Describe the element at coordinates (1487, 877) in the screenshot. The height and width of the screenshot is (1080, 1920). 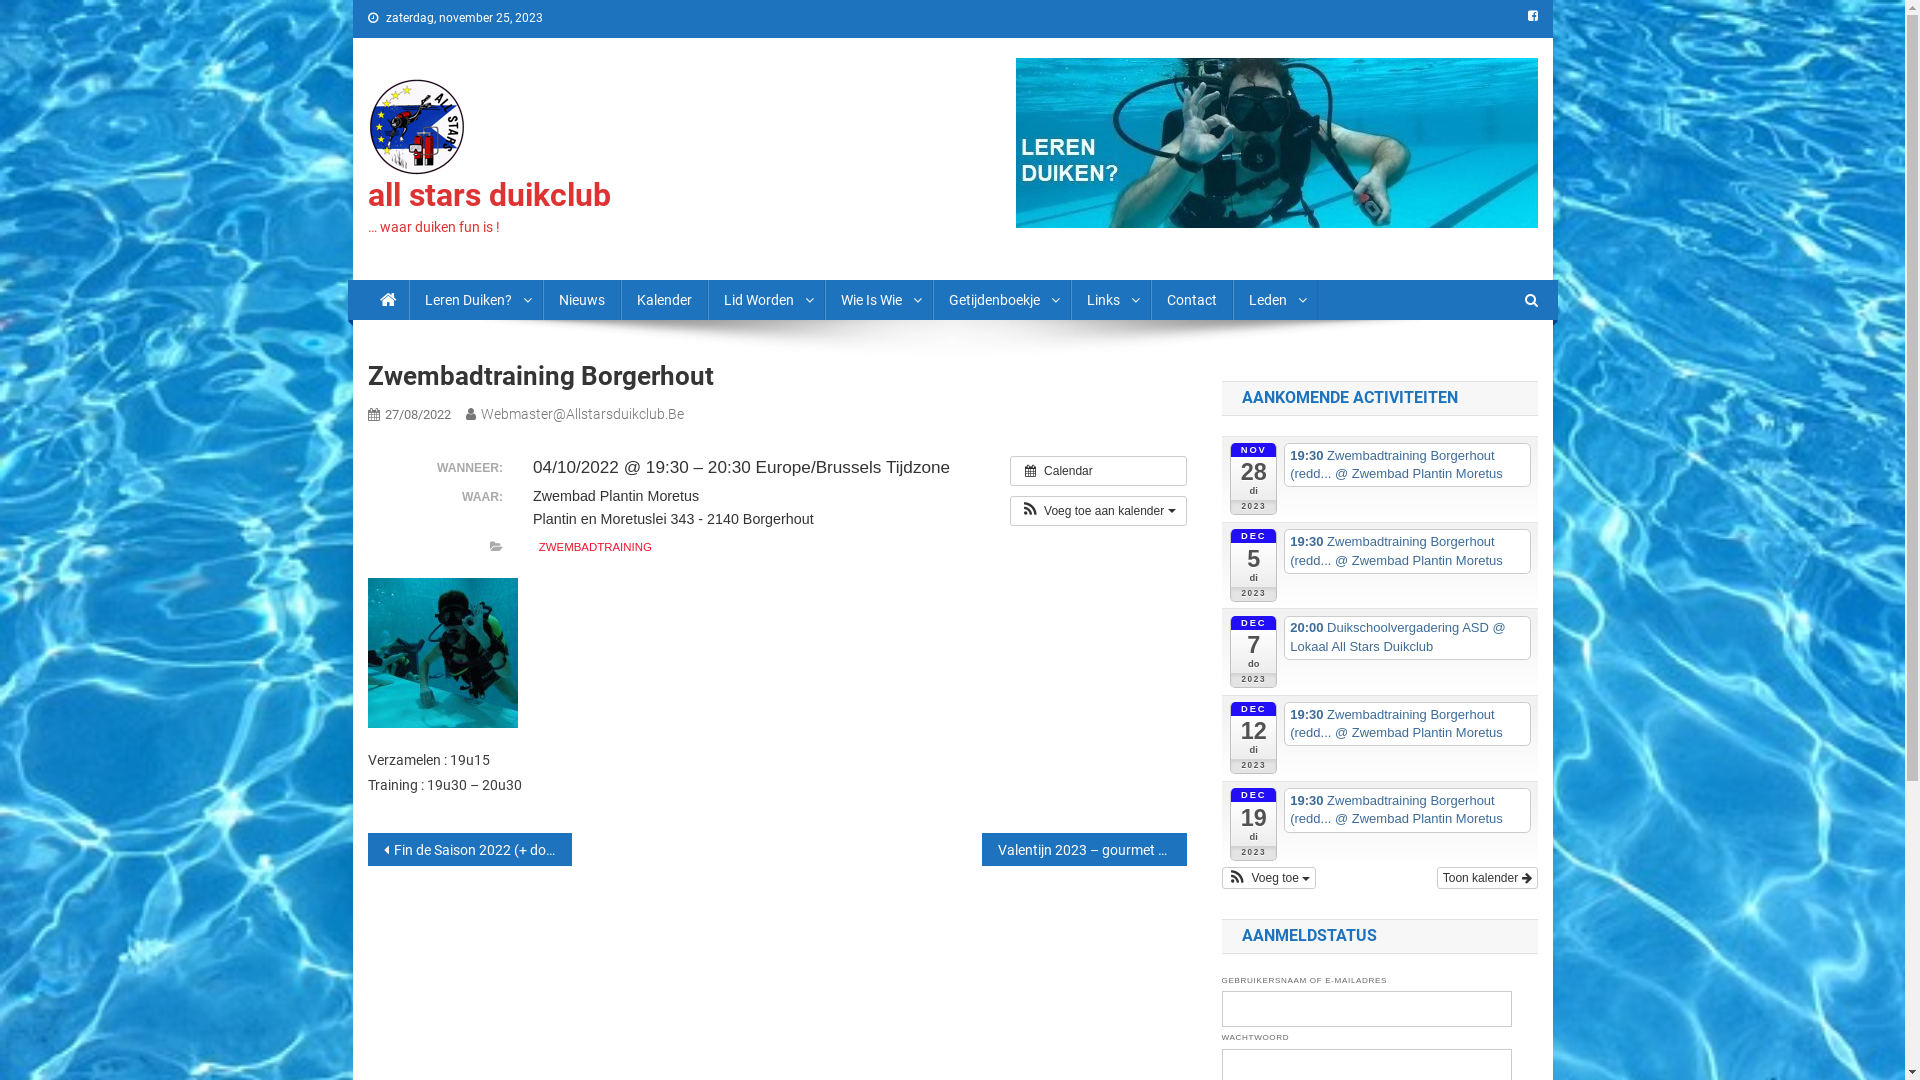
I see `'Toon kalender'` at that location.